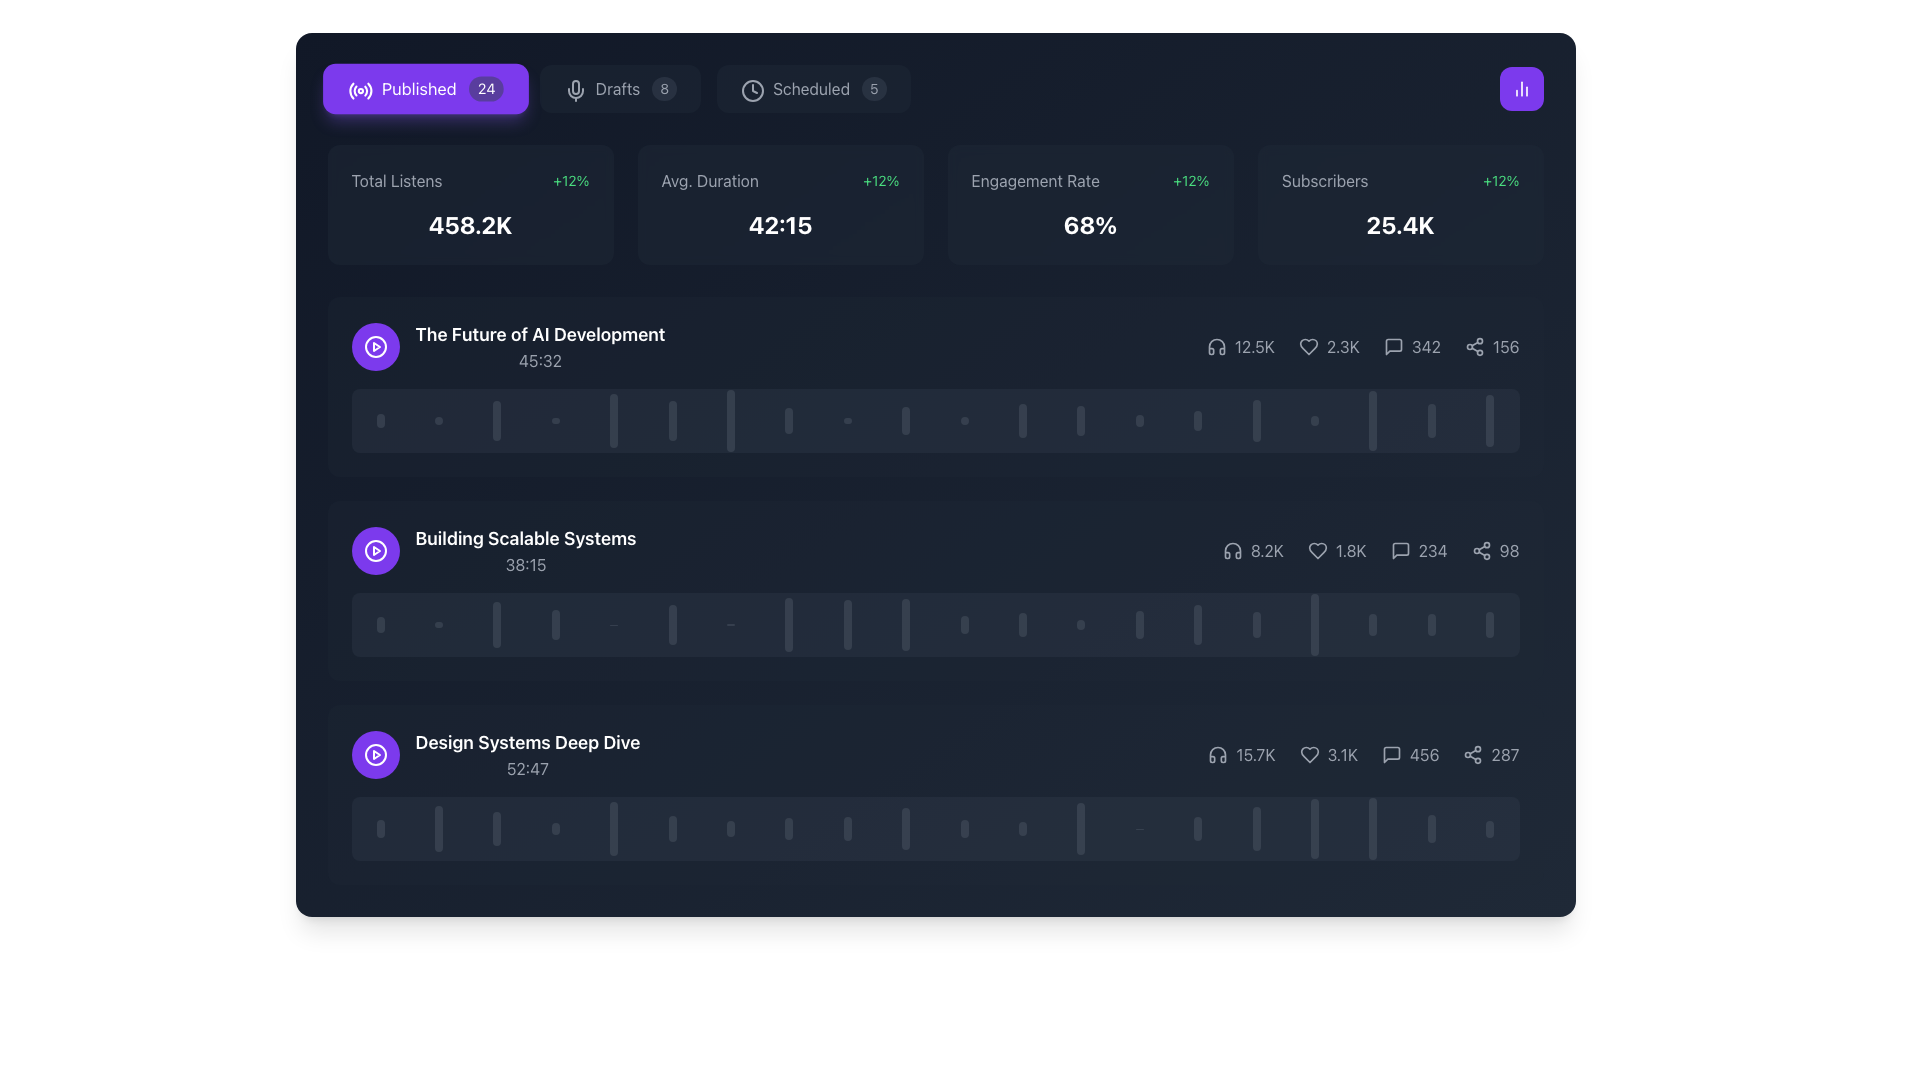  Describe the element at coordinates (964, 623) in the screenshot. I see `the eleventh capsule-shaped progress indicator in the second row under the 'Building Scalable Systems' section` at that location.